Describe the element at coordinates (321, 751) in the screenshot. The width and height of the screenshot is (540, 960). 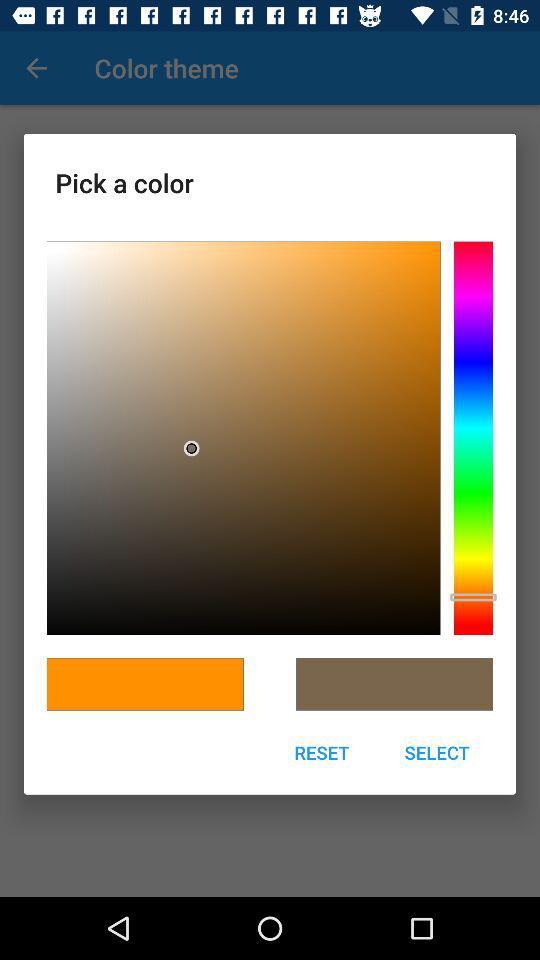
I see `the reset item` at that location.